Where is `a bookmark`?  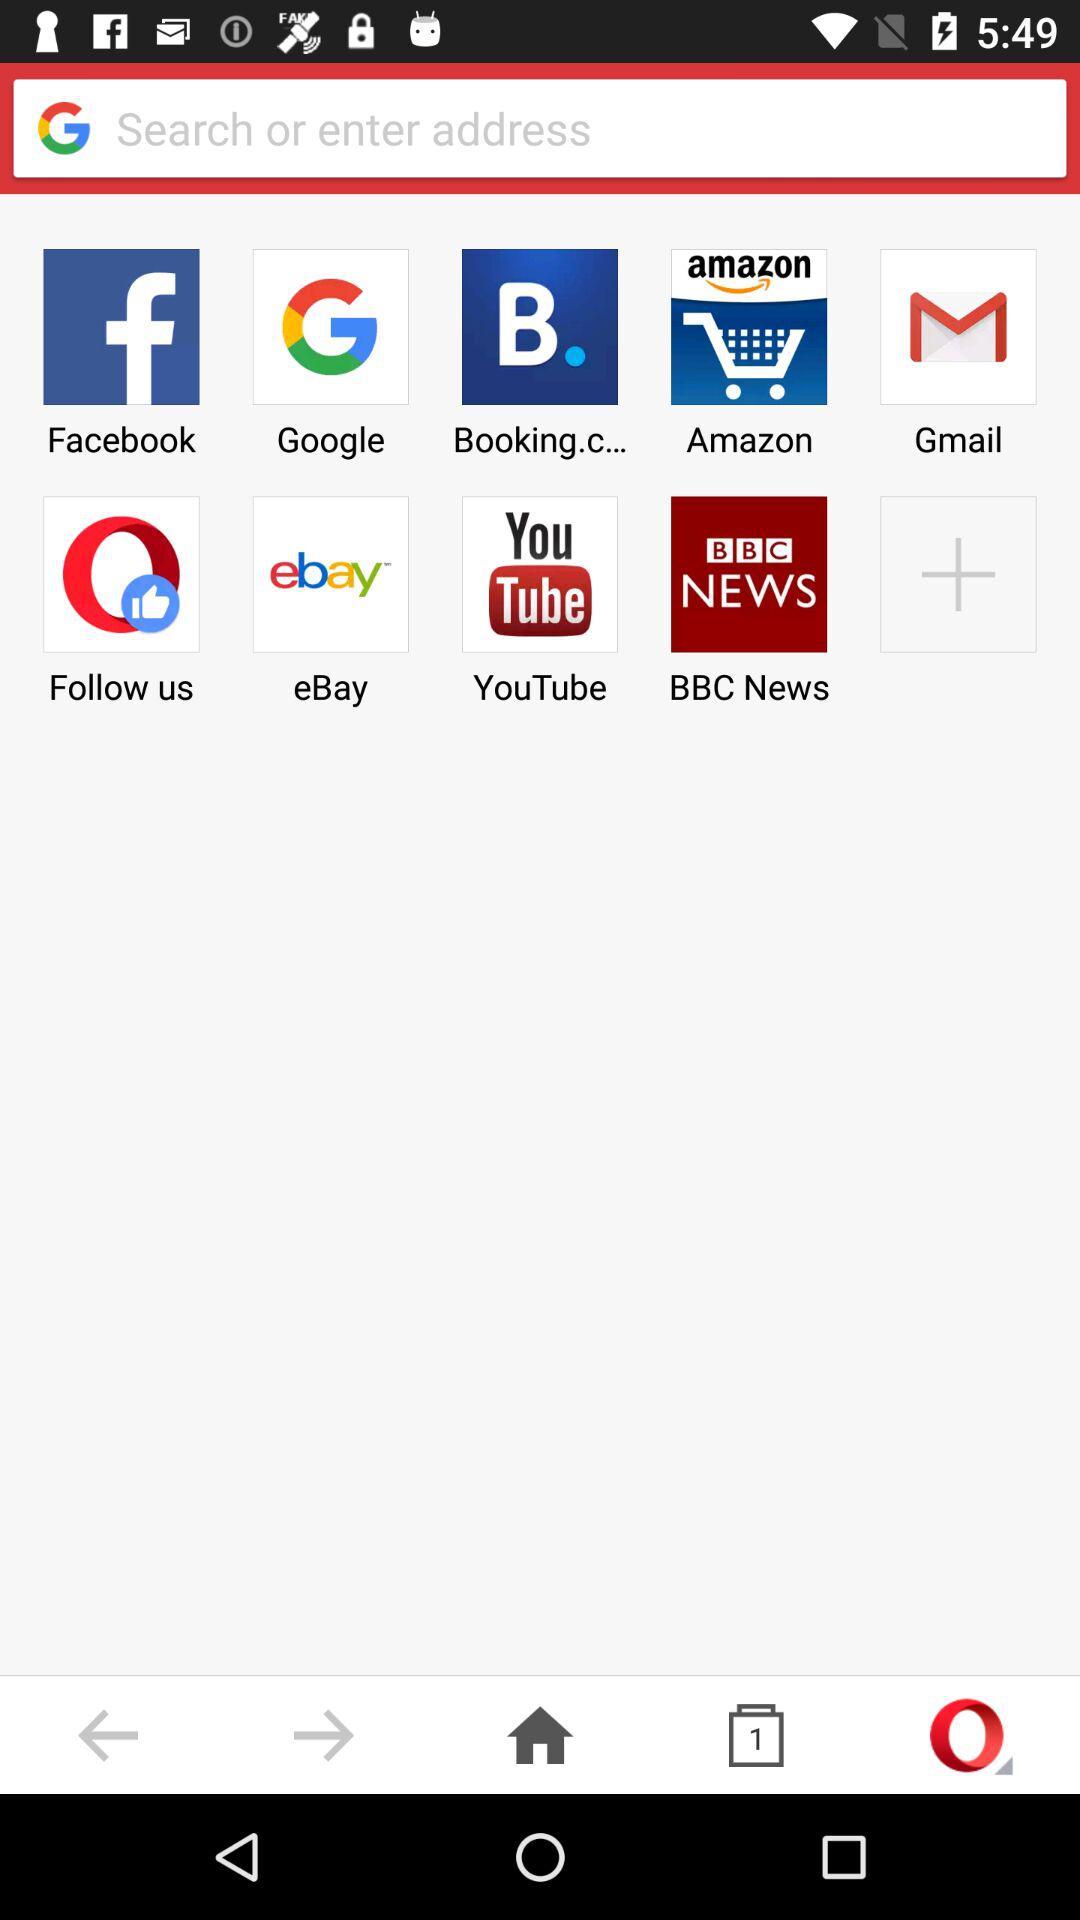
a bookmark is located at coordinates (957, 593).